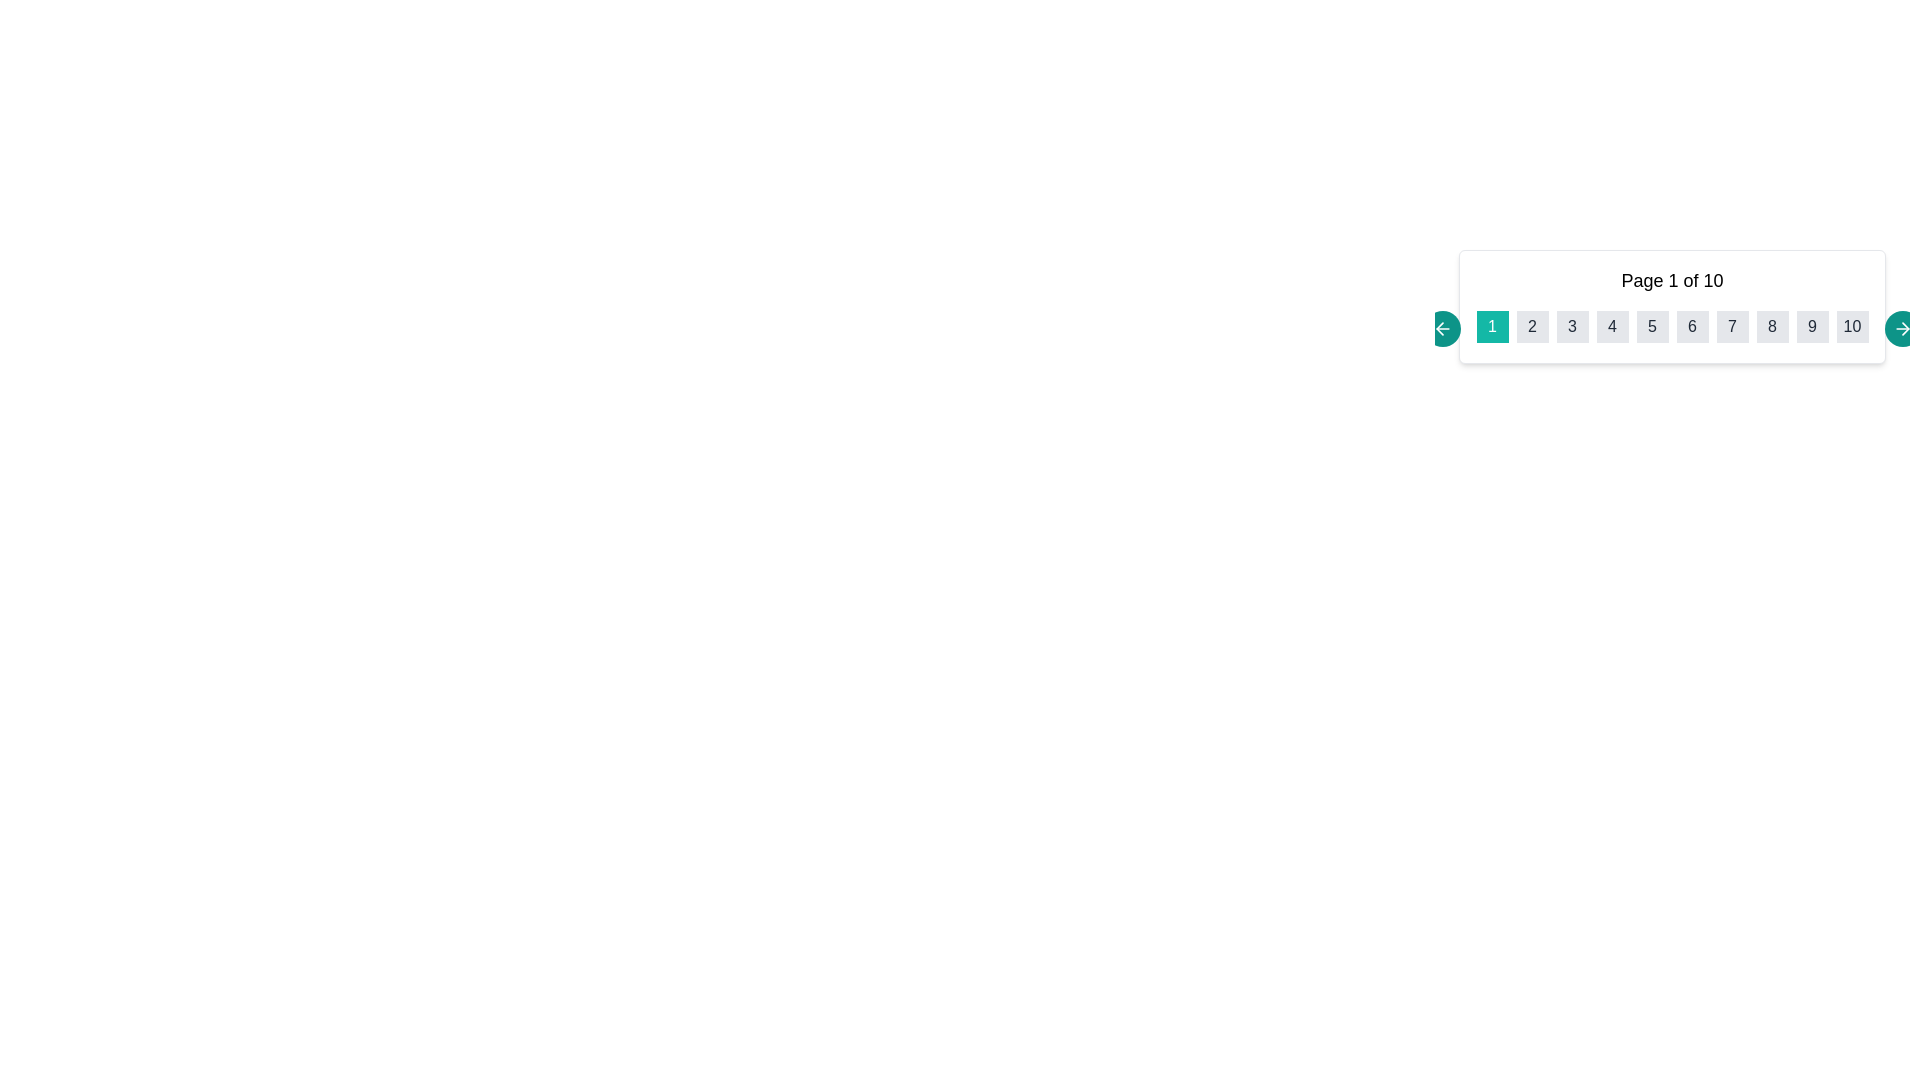 Image resolution: width=1920 pixels, height=1080 pixels. I want to click on the small square button with a light gray background and a dark gray numeral '6' centered within it, so click(1691, 326).